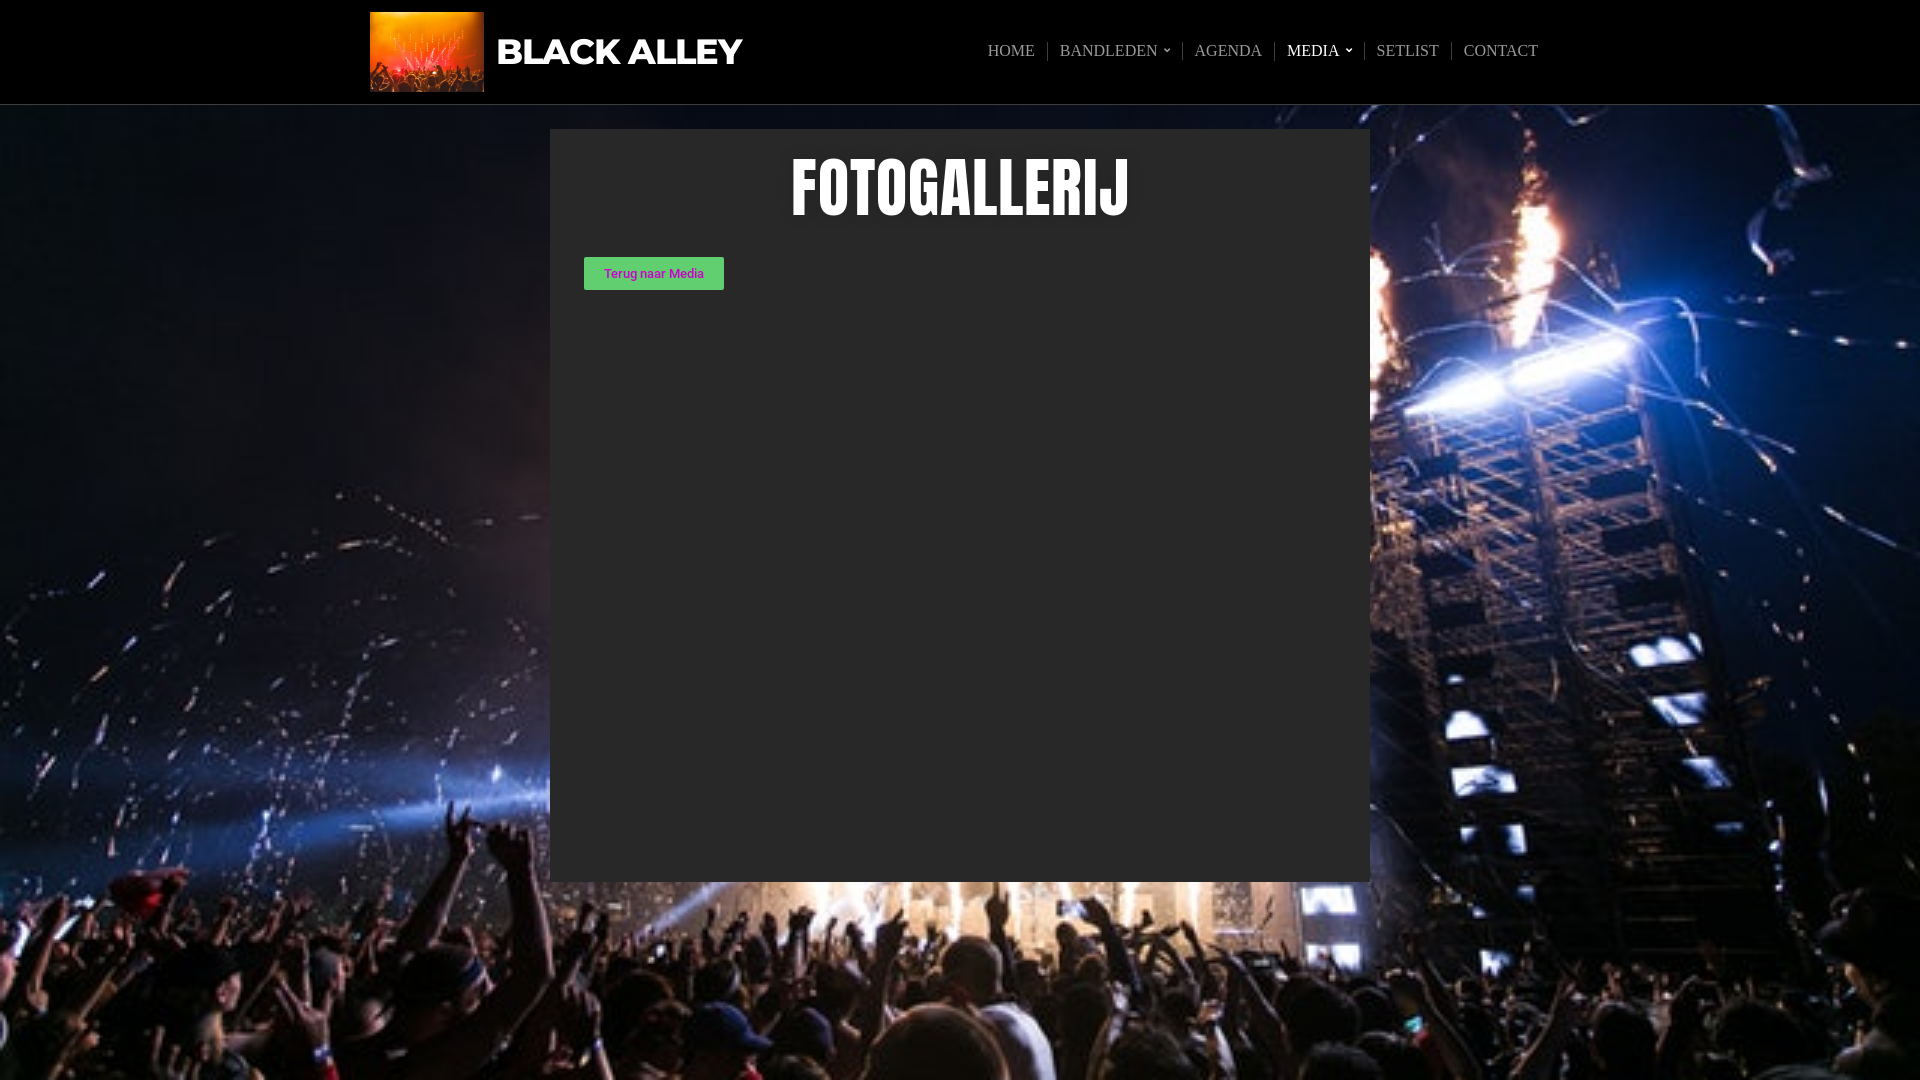 The height and width of the screenshot is (1080, 1920). Describe the element at coordinates (1227, 49) in the screenshot. I see `'AGENDA'` at that location.